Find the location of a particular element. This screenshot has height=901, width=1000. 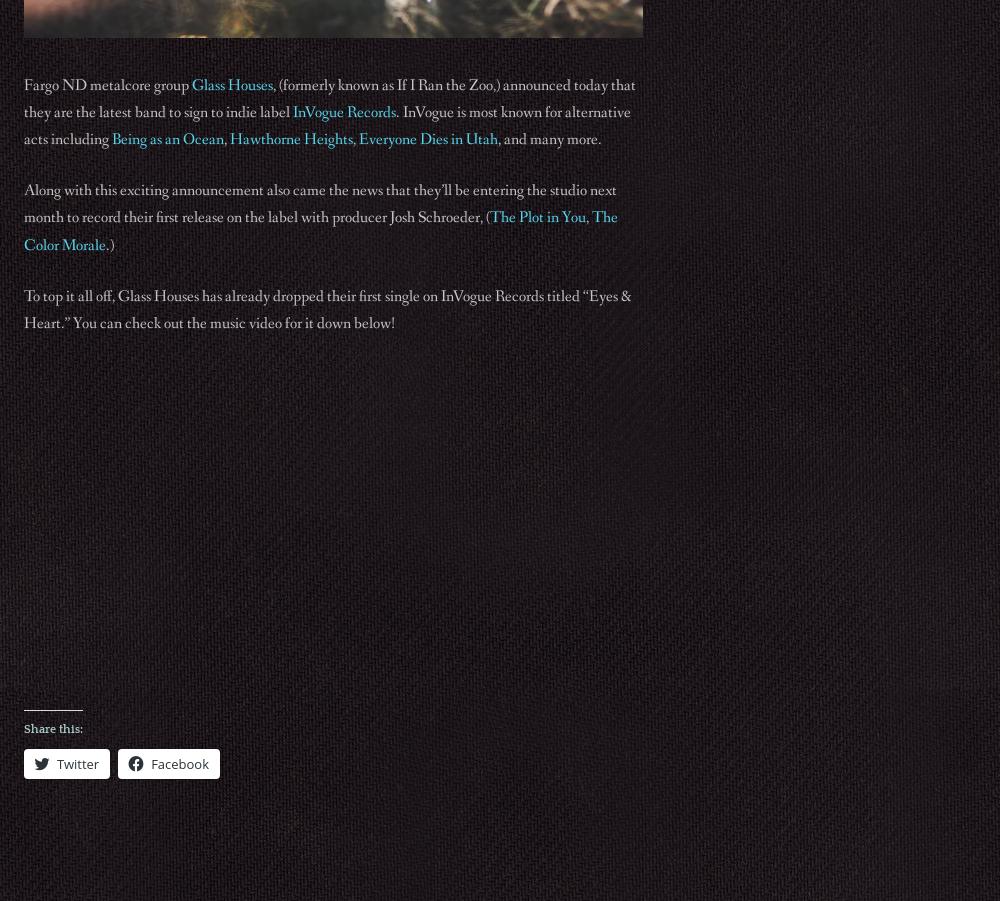

'Twitter' is located at coordinates (77, 762).